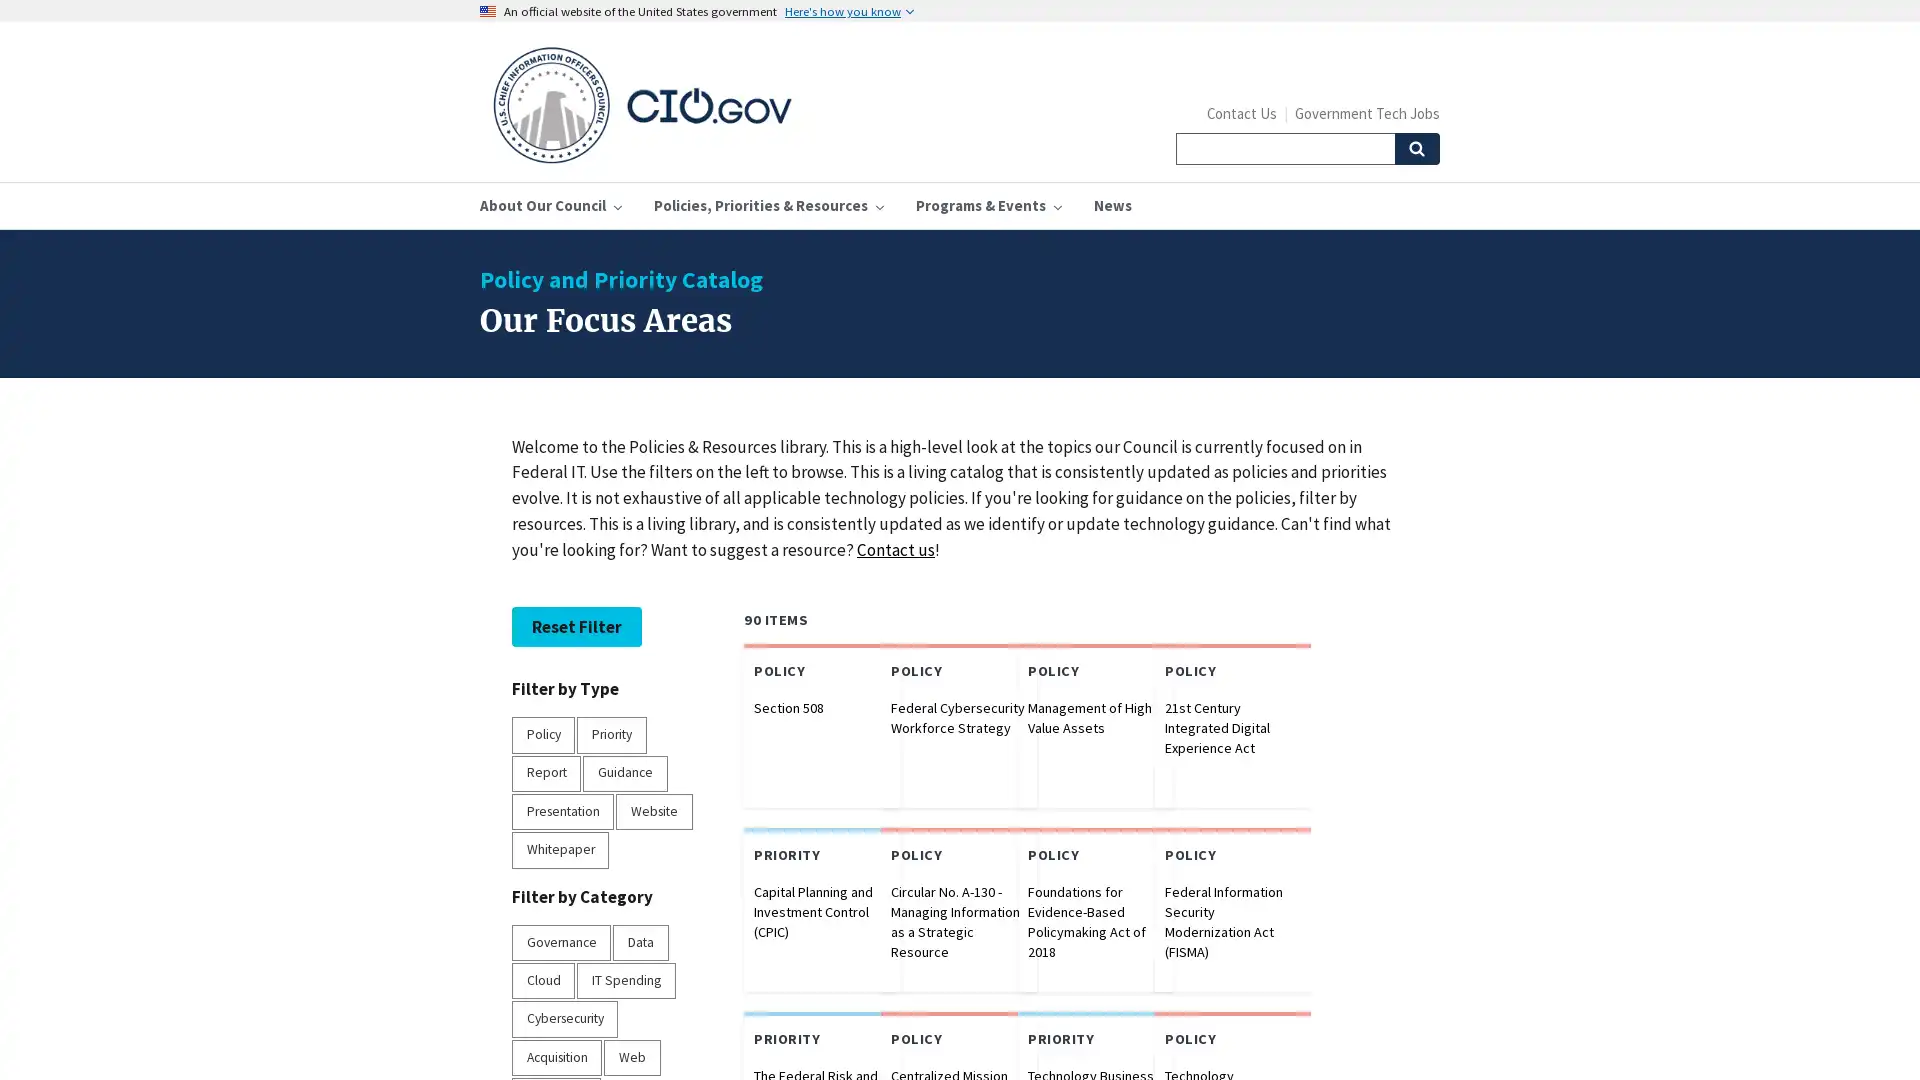  Describe the element at coordinates (767, 205) in the screenshot. I see `Policies, Priorities & Resources` at that location.